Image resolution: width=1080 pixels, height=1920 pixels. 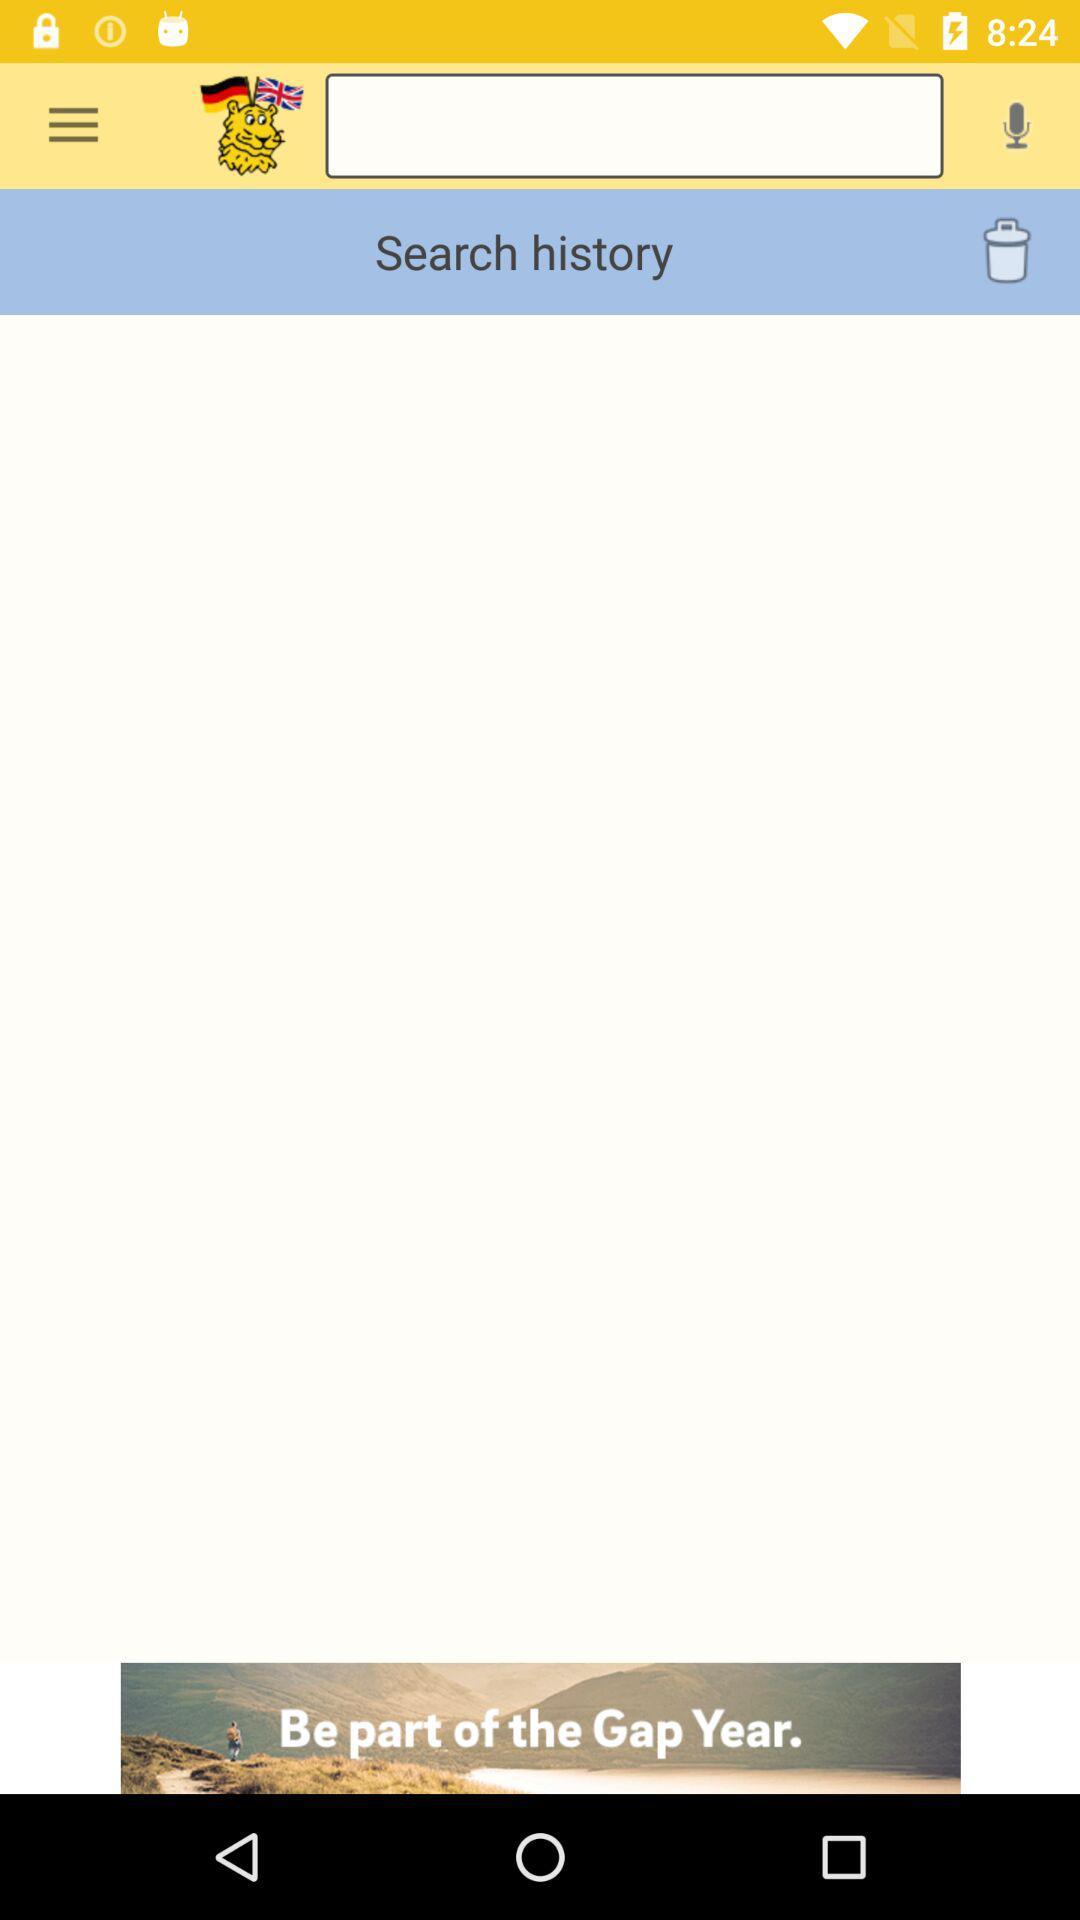 I want to click on delete the history, so click(x=1006, y=251).